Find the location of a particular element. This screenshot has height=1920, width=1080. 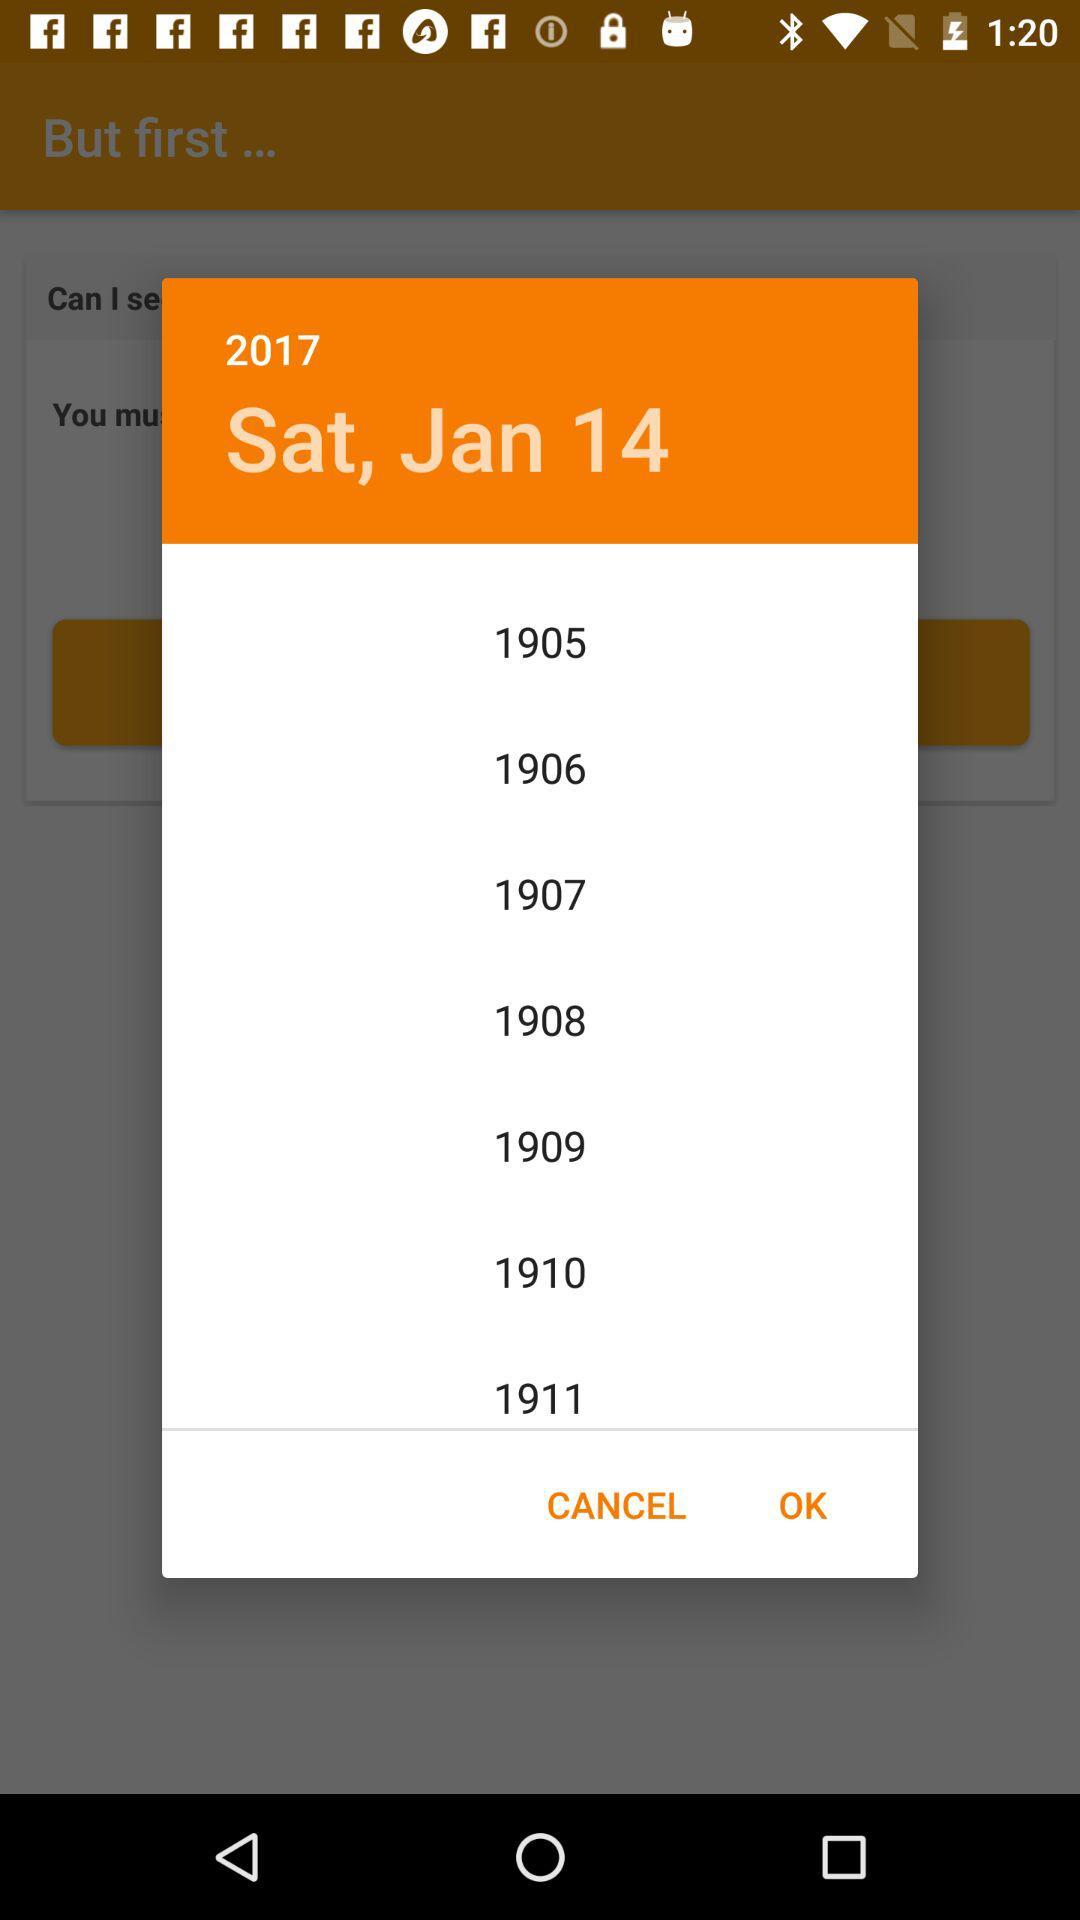

icon to the left of the ok item is located at coordinates (615, 1504).